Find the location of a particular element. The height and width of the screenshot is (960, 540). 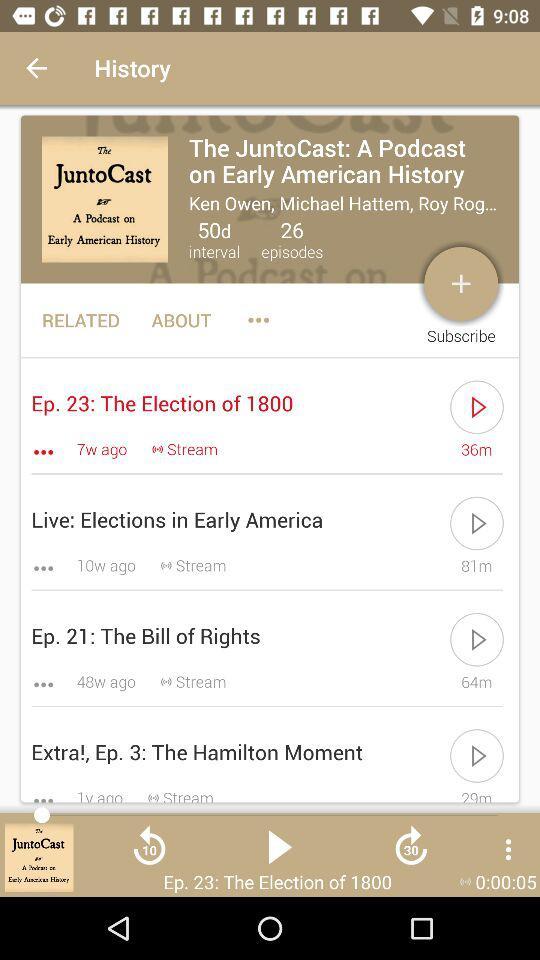

pause button is located at coordinates (279, 853).